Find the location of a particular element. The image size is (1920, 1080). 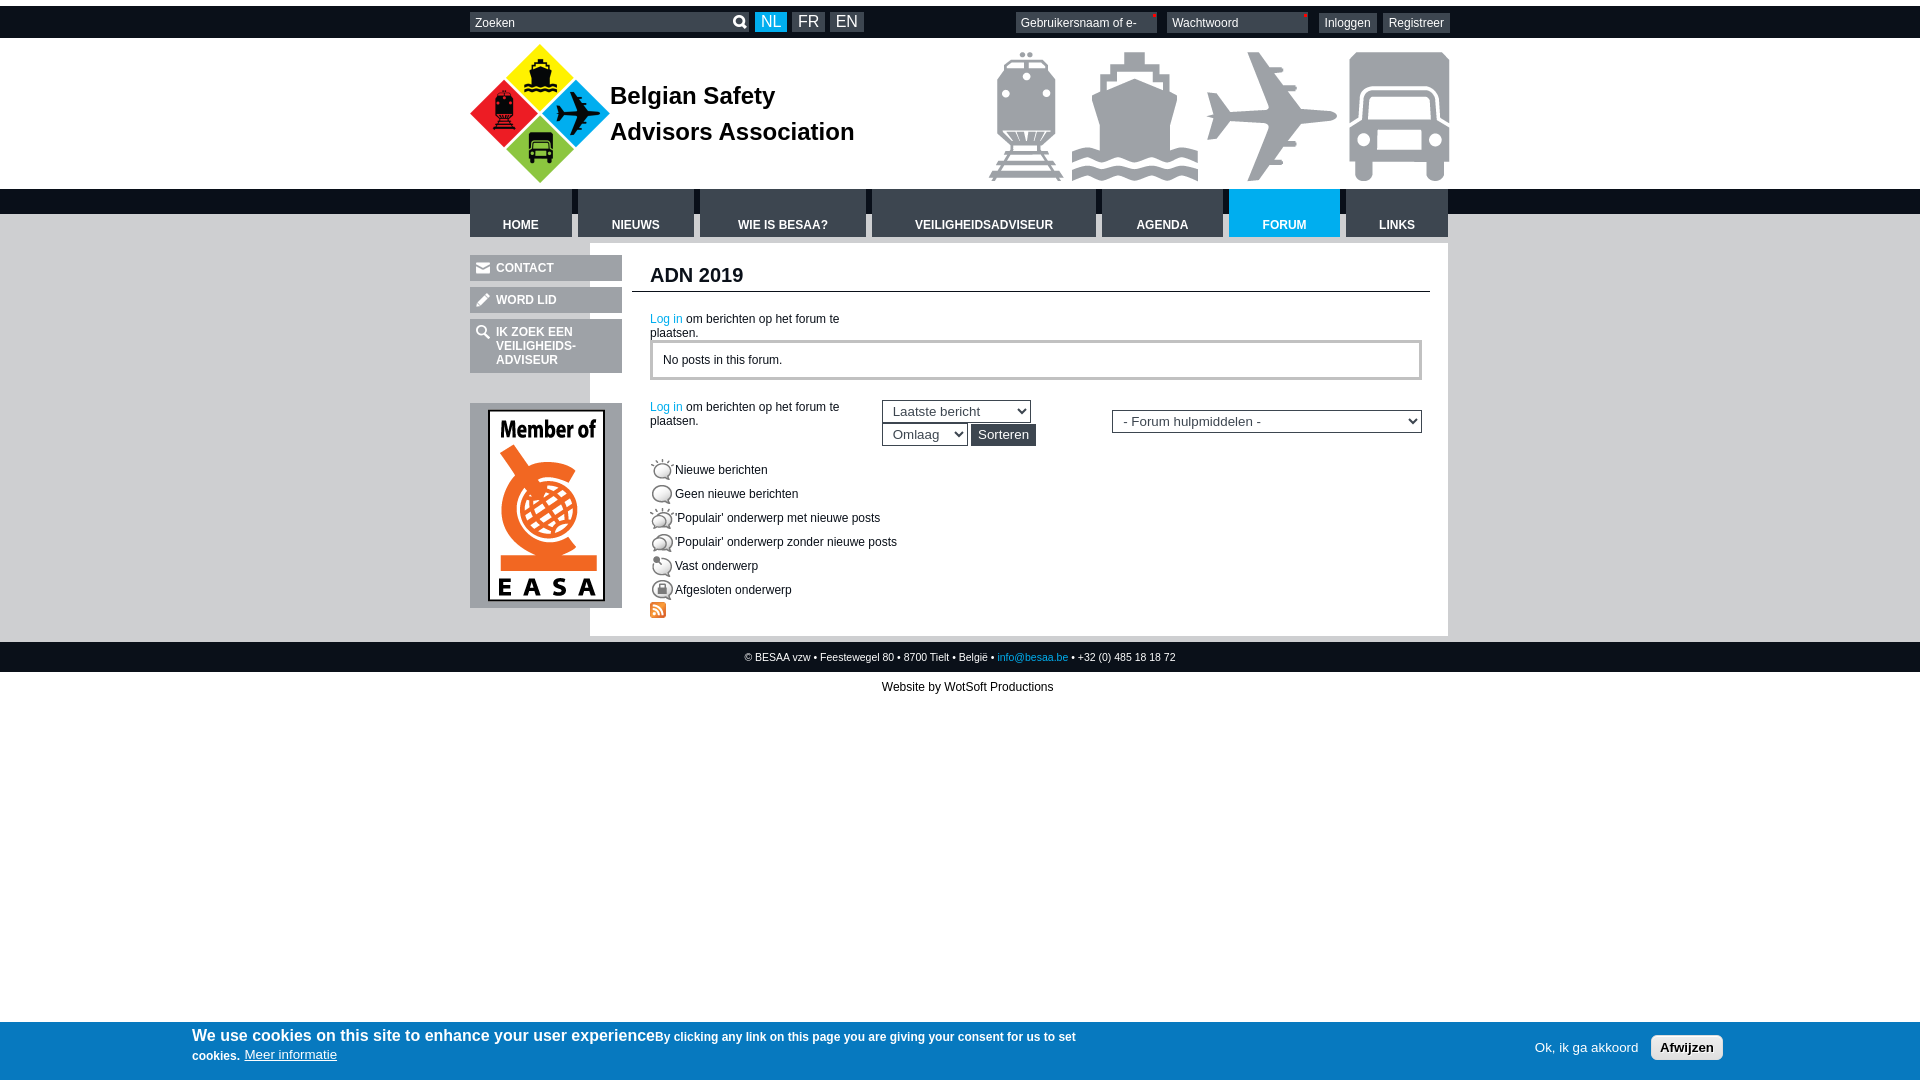

'Ok, ik ga akkoord' is located at coordinates (1586, 1046).